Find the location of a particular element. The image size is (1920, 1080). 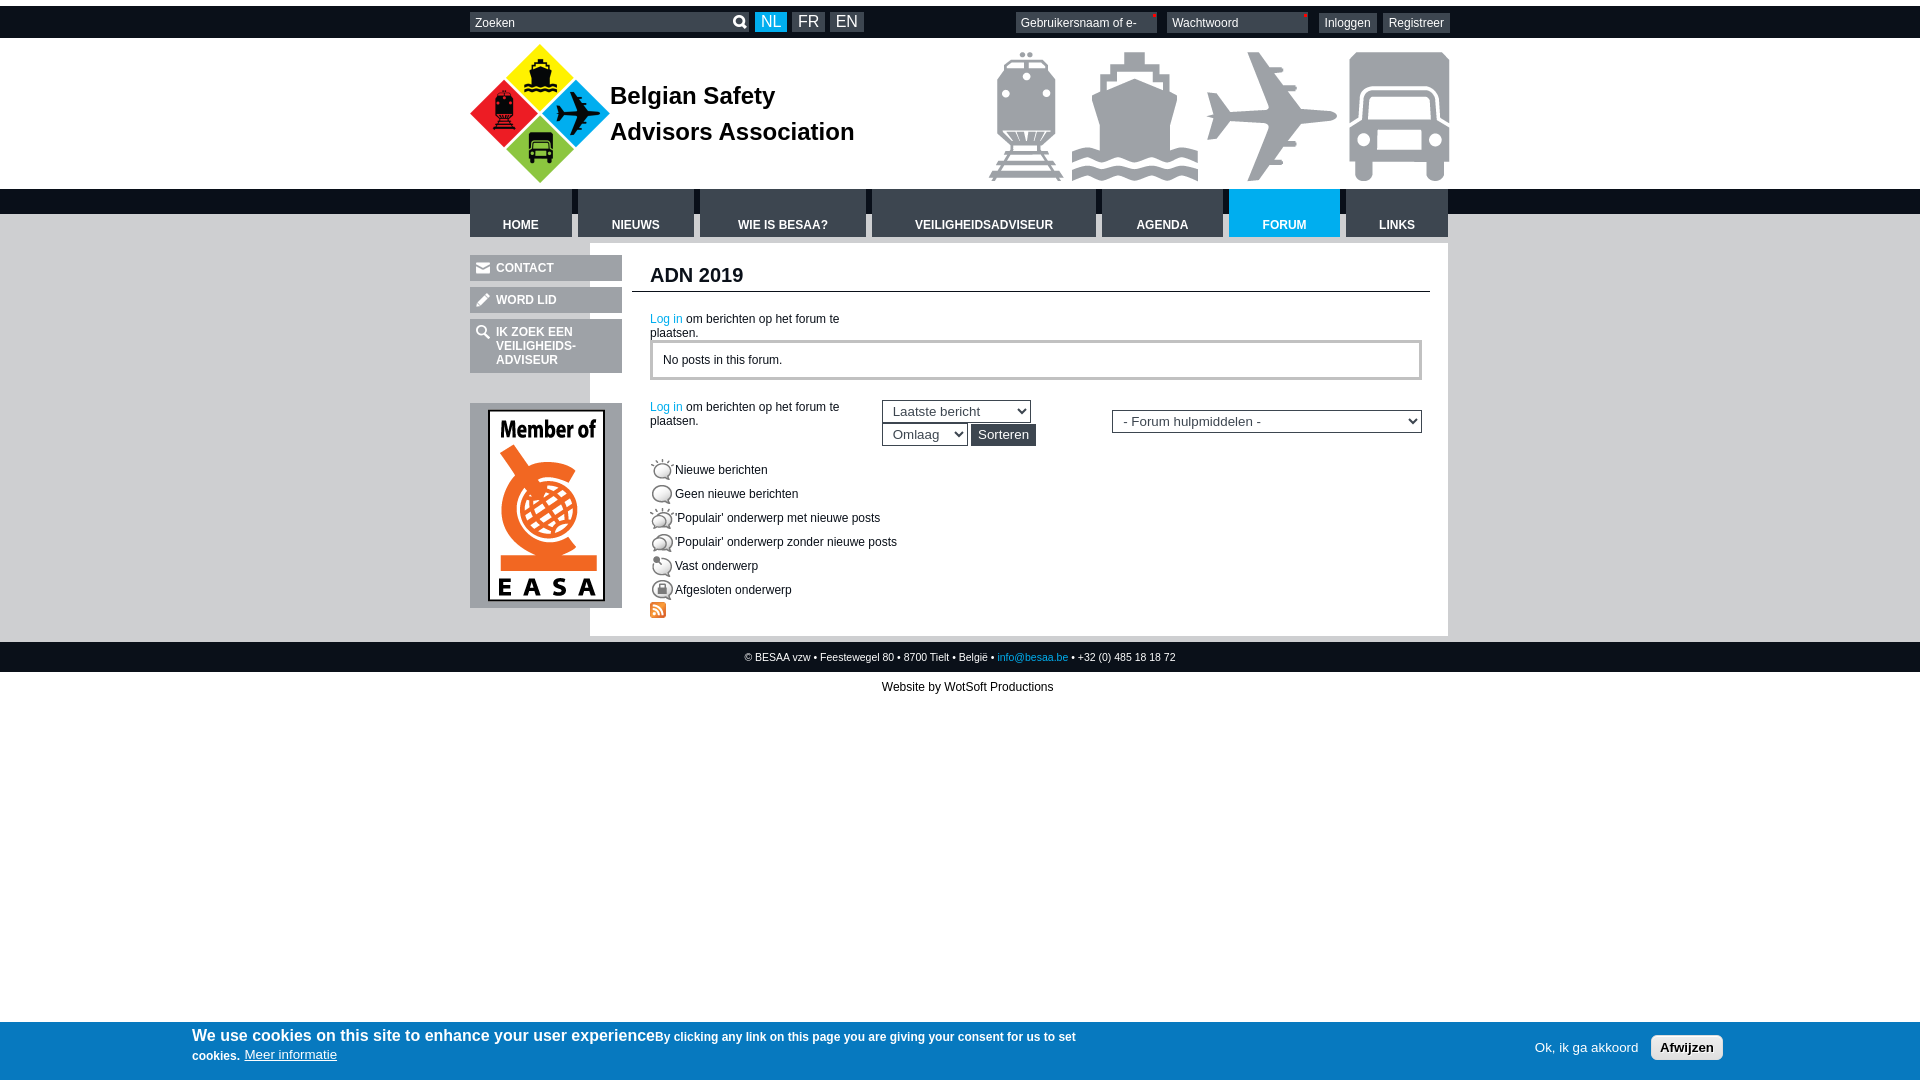

'Ok, ik ga akkoord' is located at coordinates (1586, 1046).